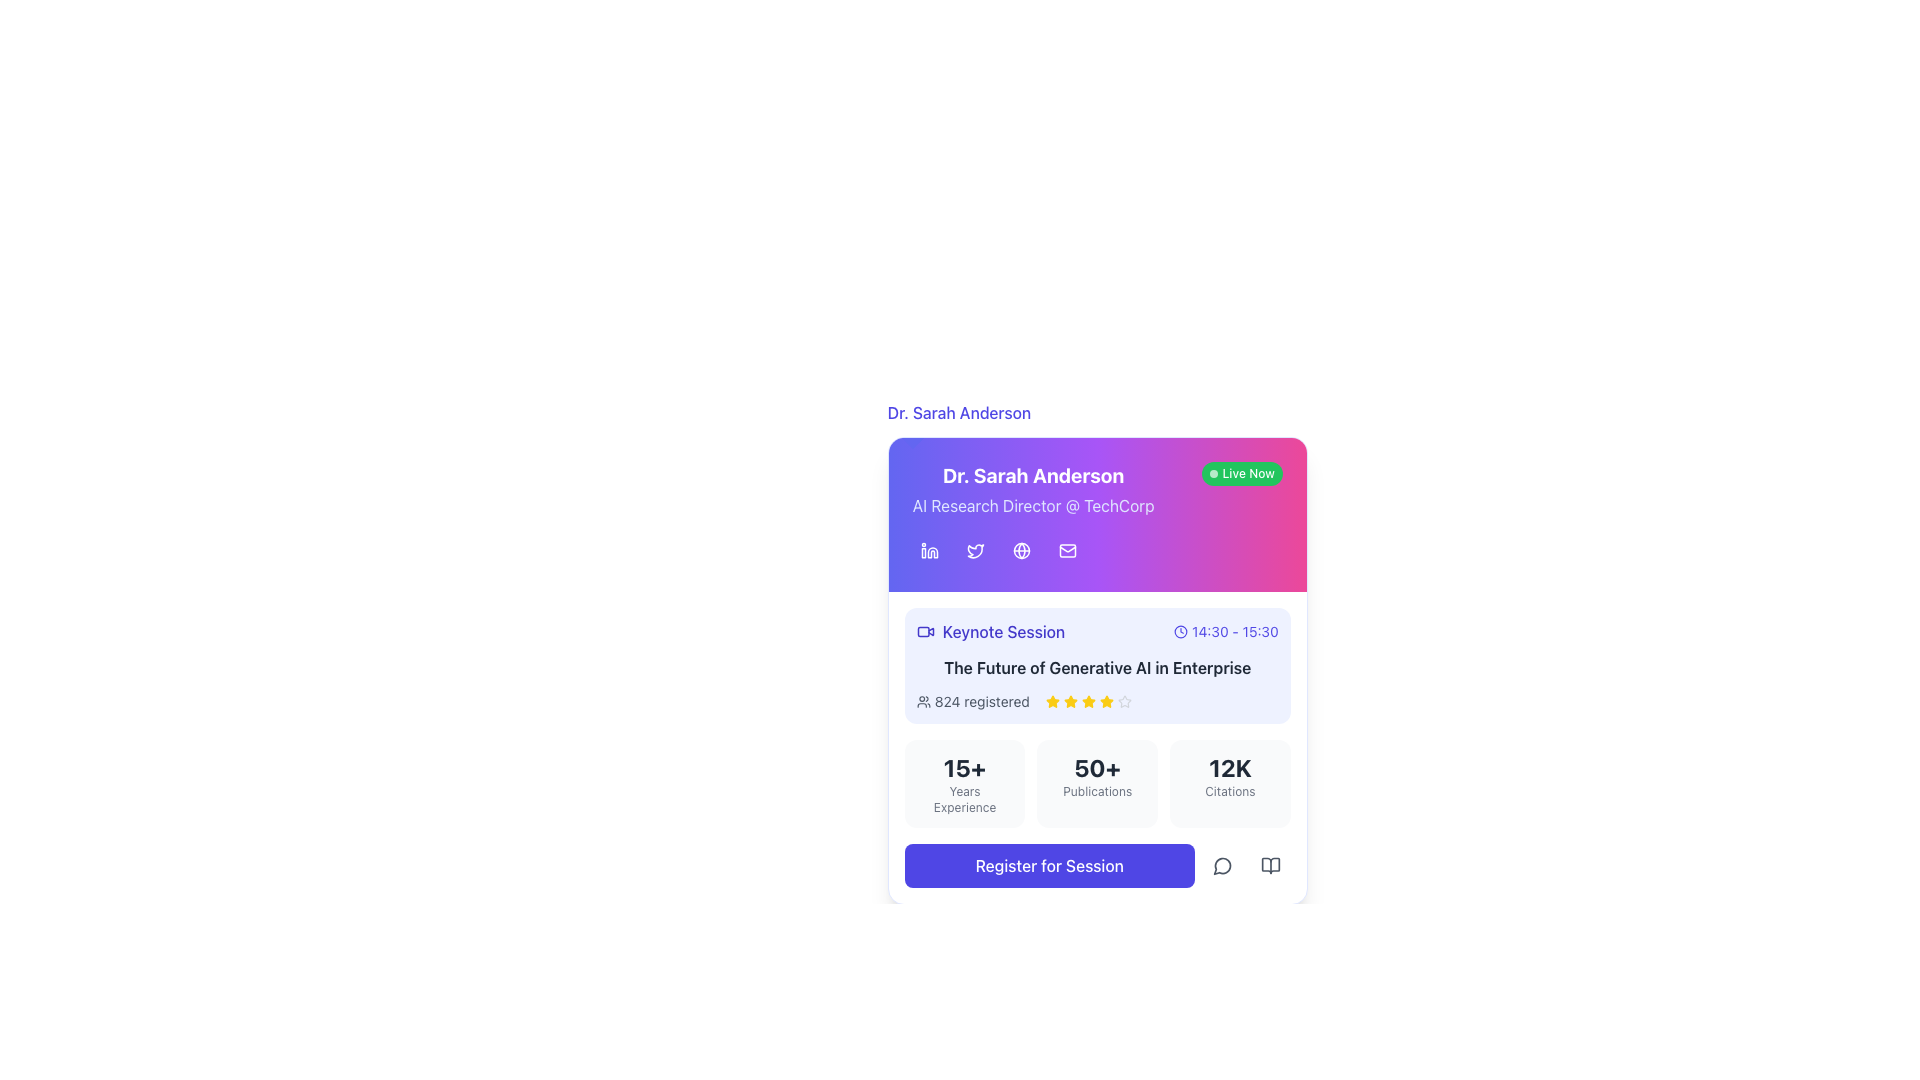 The width and height of the screenshot is (1920, 1080). What do you see at coordinates (1021, 551) in the screenshot?
I see `the globe icon, which is part of the visual representation for a global action, located to the right of the center of the icon below the user's description section` at bounding box center [1021, 551].